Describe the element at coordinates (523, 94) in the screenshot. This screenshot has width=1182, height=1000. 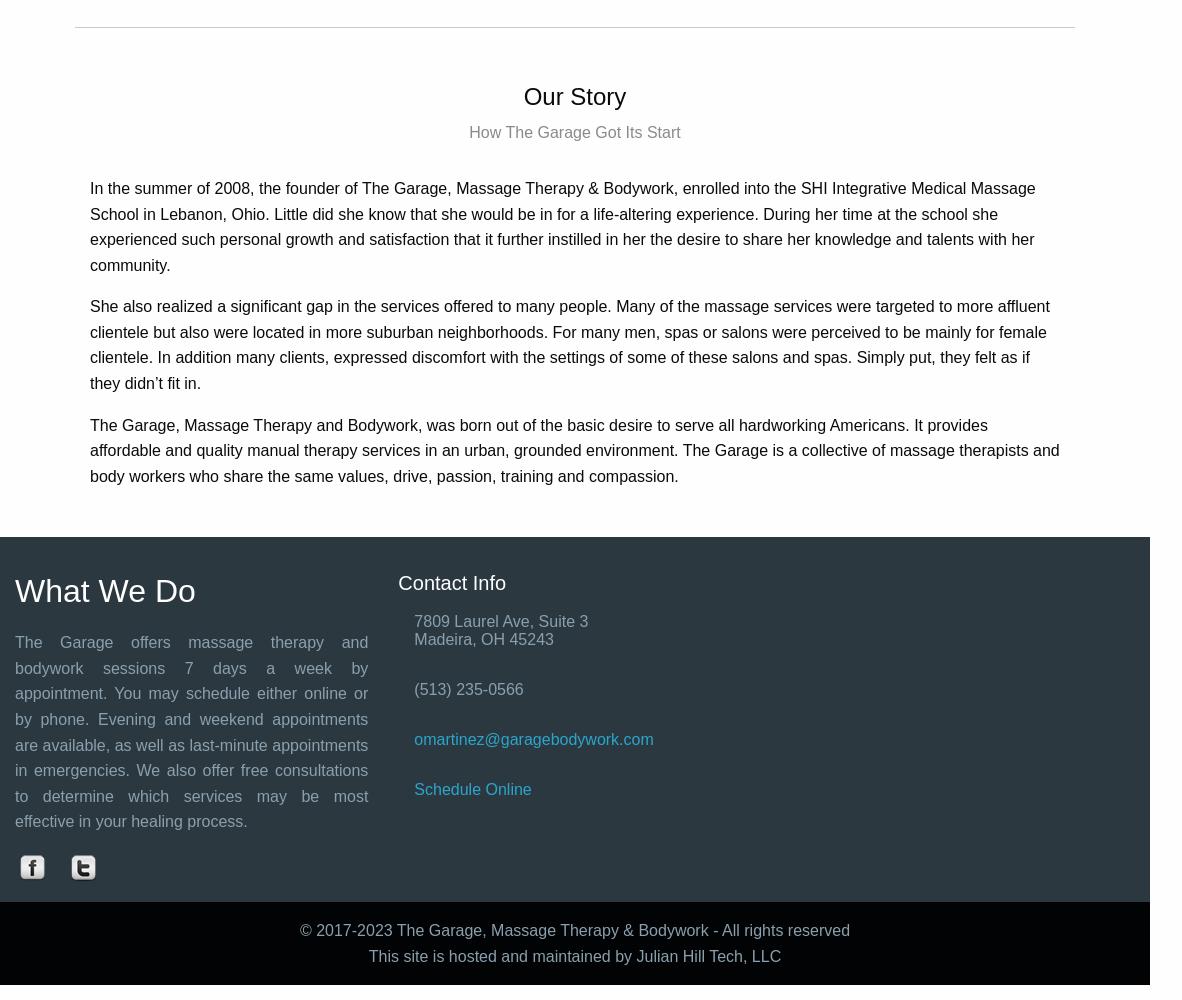
I see `'Our Story'` at that location.